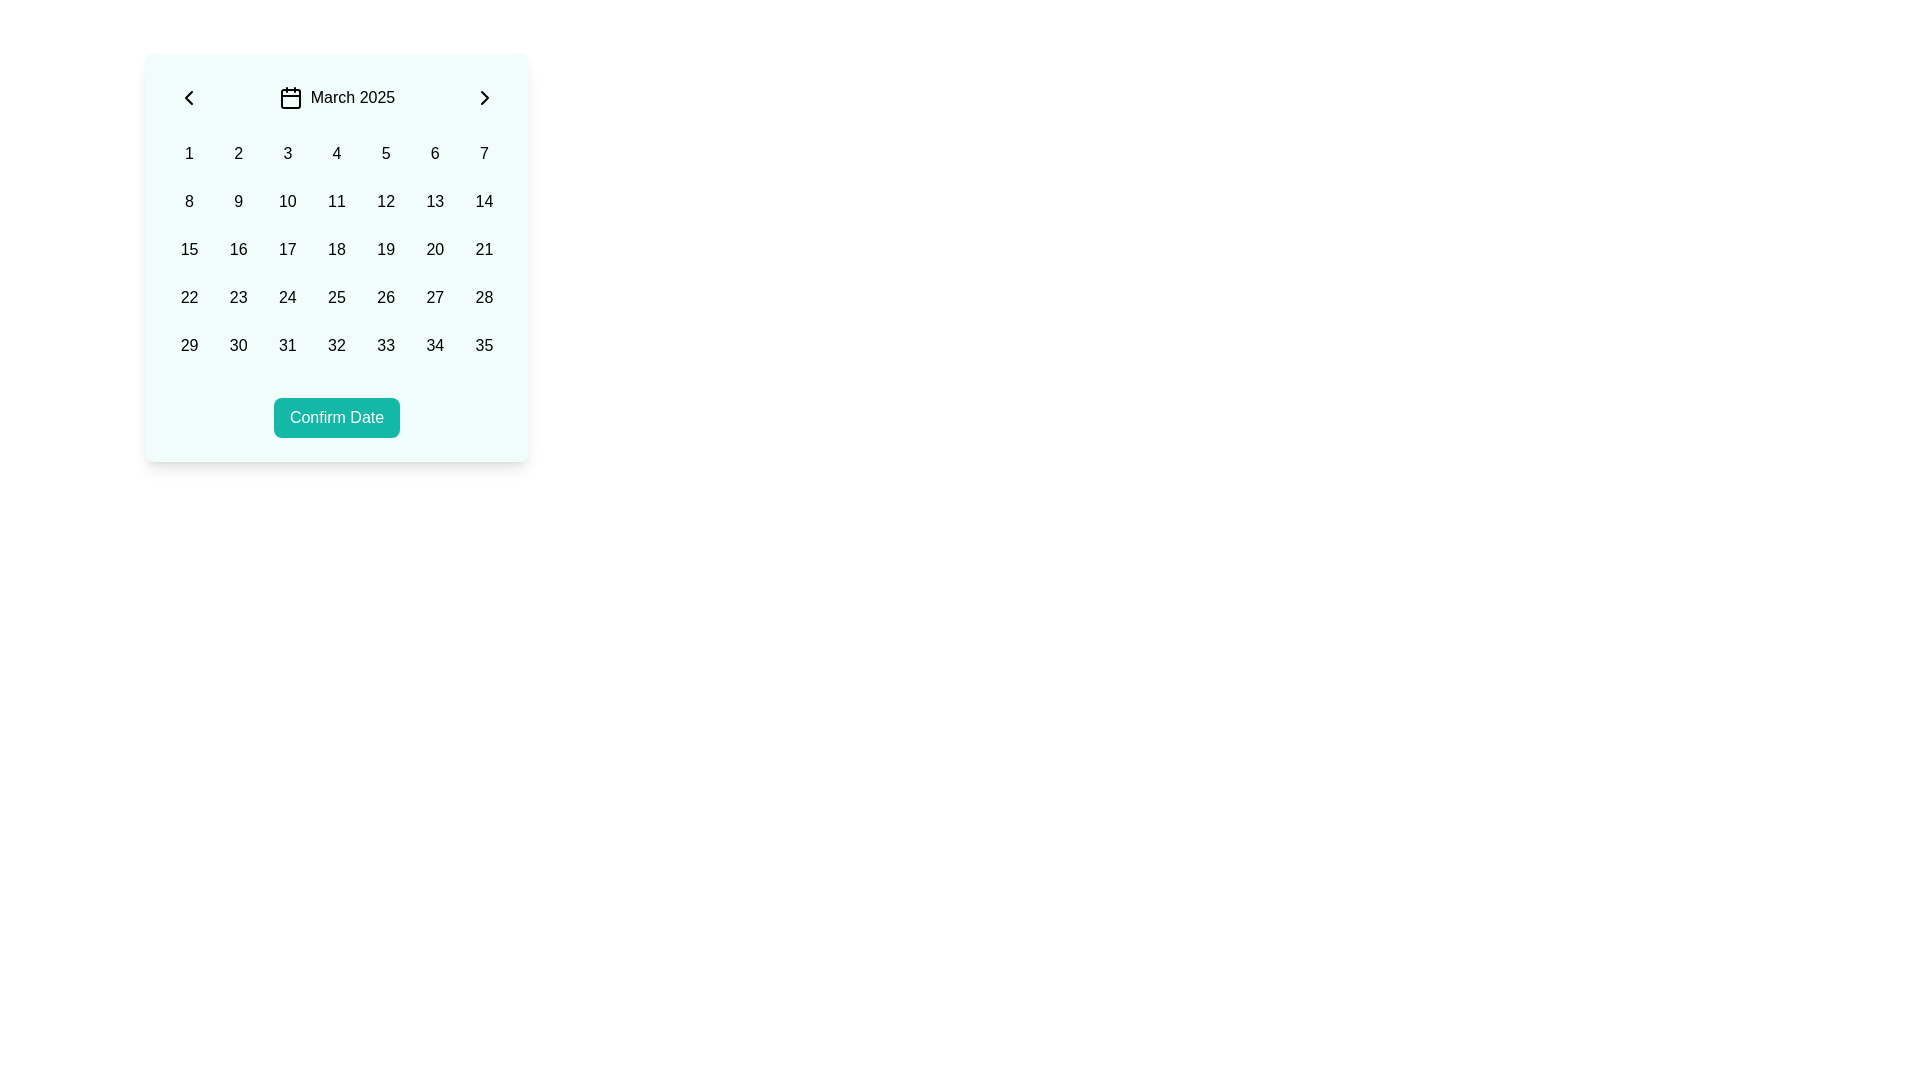 The image size is (1920, 1080). I want to click on the interactive grid cell representing the 21st day of March 2025 in the calendar selector, so click(484, 249).